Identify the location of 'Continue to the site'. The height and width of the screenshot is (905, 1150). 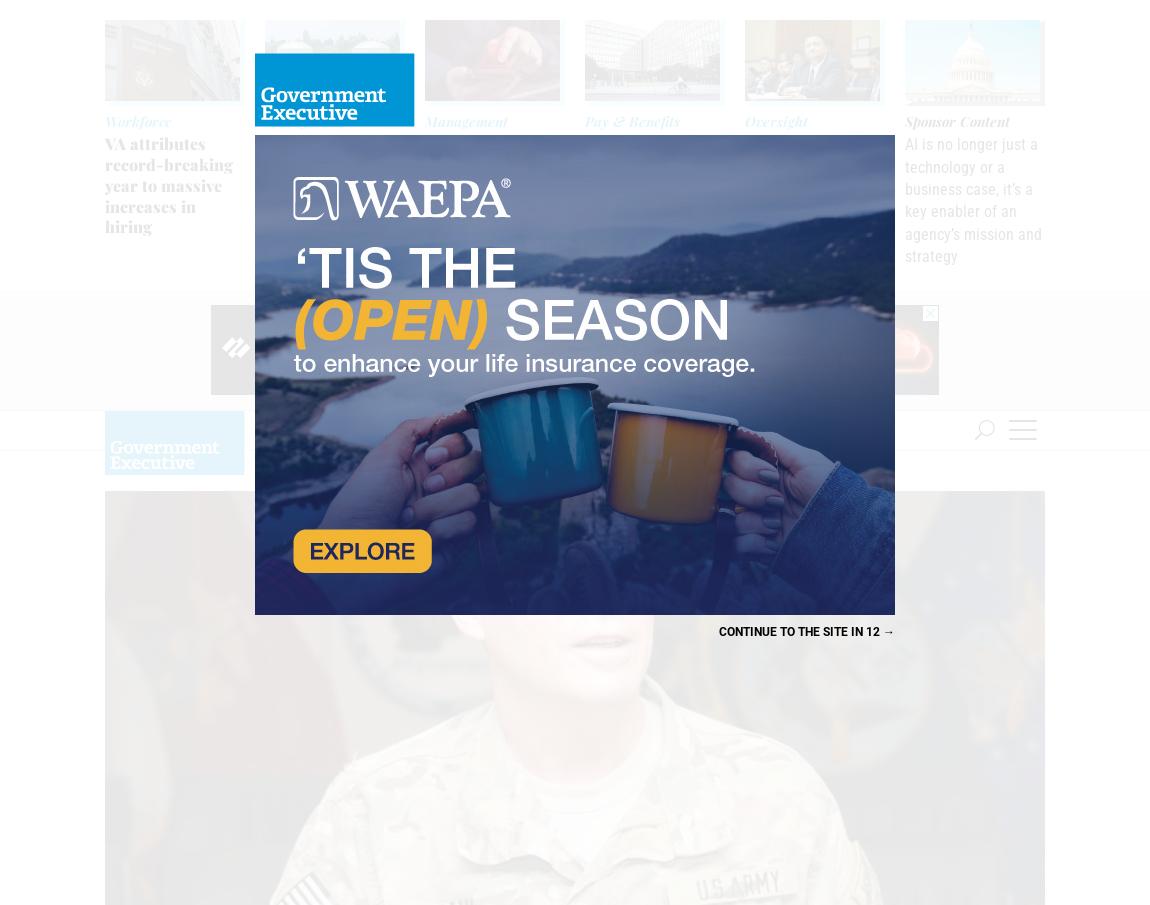
(782, 629).